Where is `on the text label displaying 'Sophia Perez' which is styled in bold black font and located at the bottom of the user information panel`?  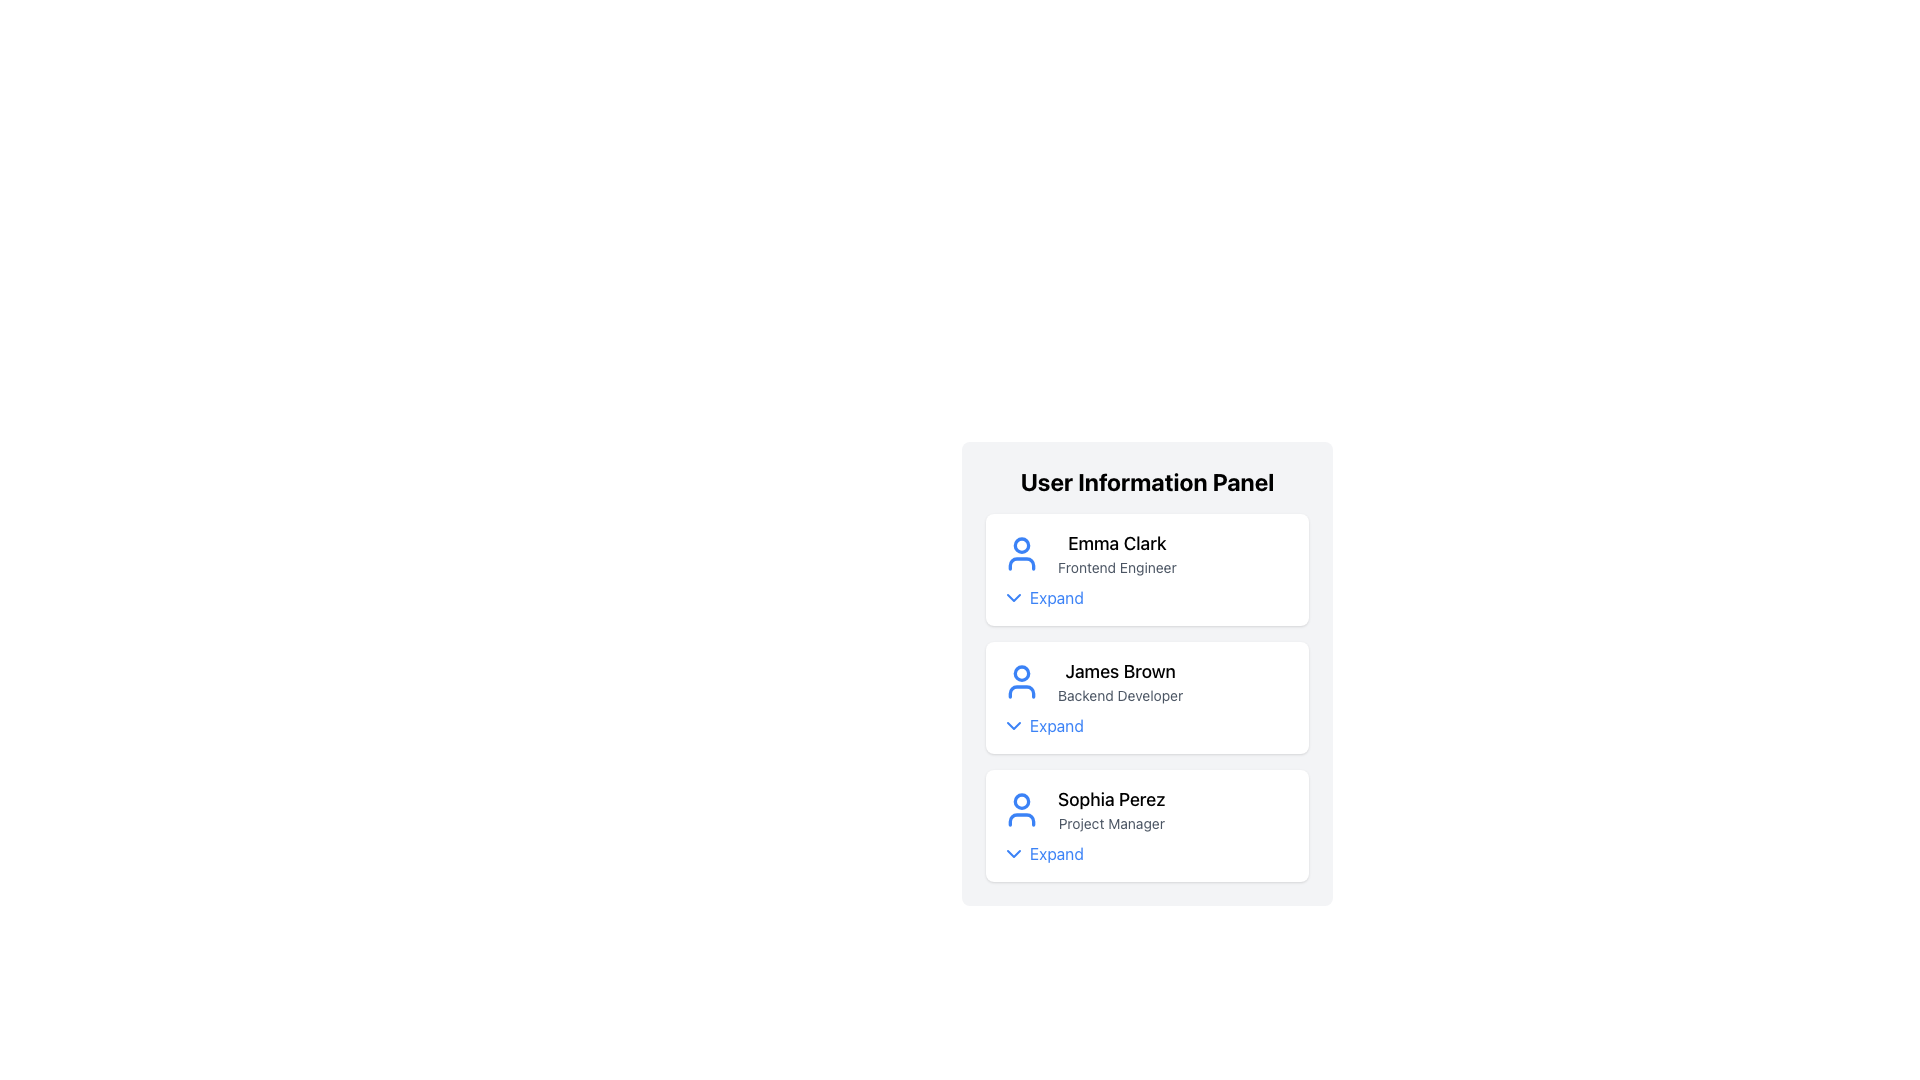 on the text label displaying 'Sophia Perez' which is styled in bold black font and located at the bottom of the user information panel is located at coordinates (1110, 798).